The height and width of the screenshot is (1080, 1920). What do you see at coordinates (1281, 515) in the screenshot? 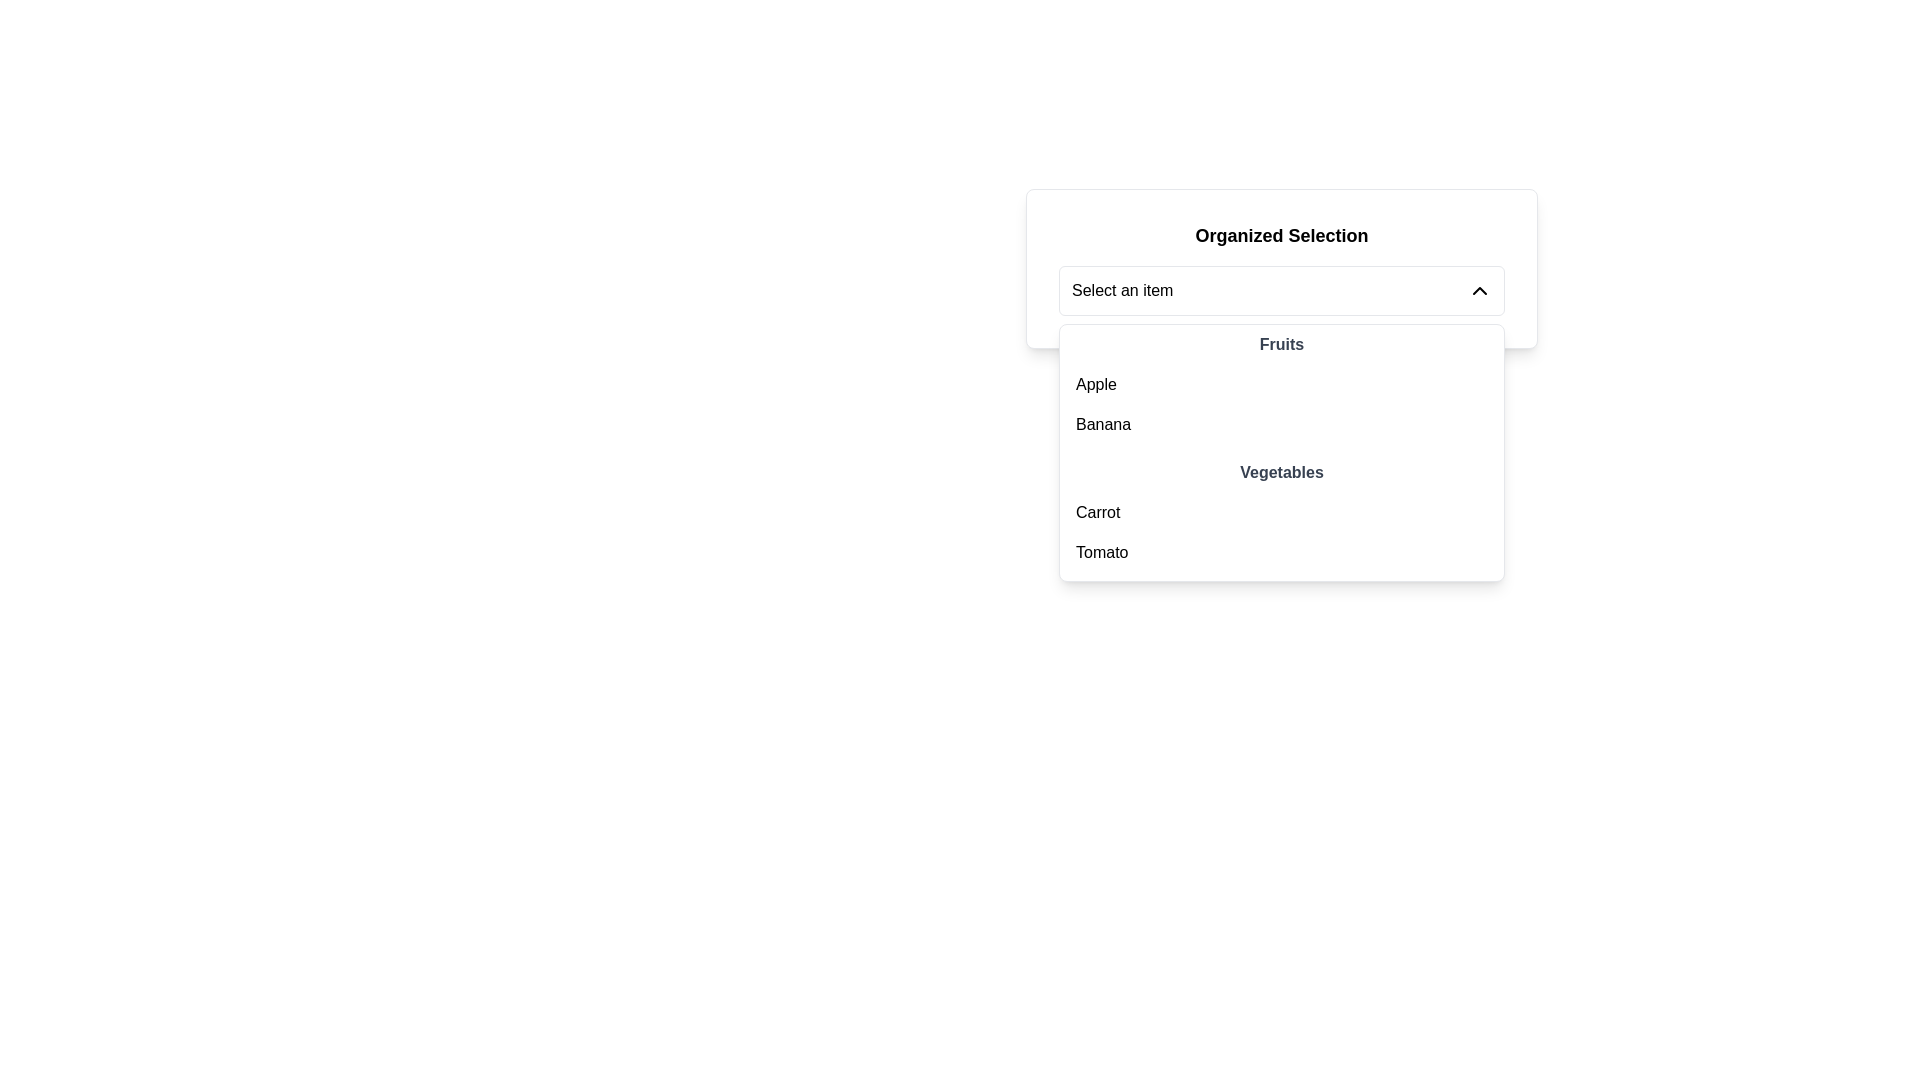
I see `the 'Carrot' option within the 'Vegetables' dropdown menu section, which is the second section beneath 'Fruits'` at bounding box center [1281, 515].